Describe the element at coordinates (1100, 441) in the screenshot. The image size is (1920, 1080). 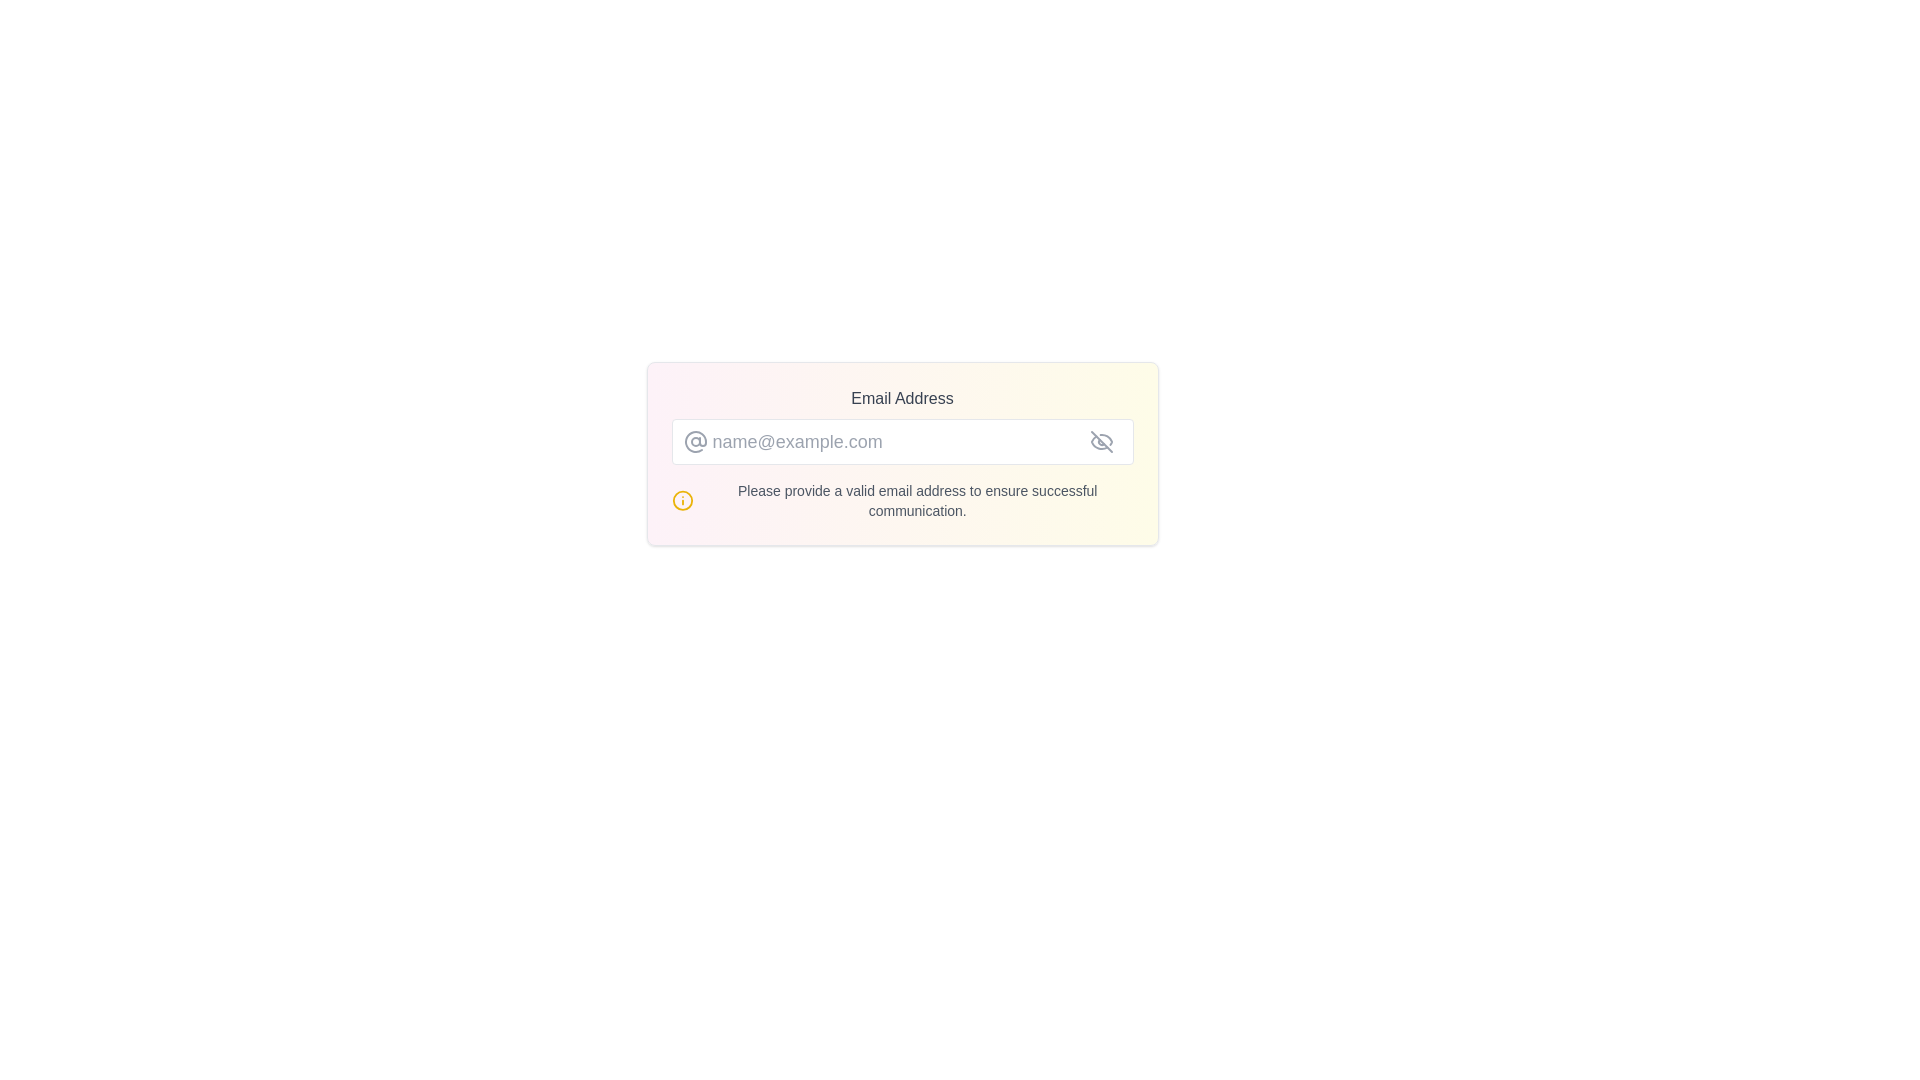
I see `the icon button on the far right side of the email address input field` at that location.